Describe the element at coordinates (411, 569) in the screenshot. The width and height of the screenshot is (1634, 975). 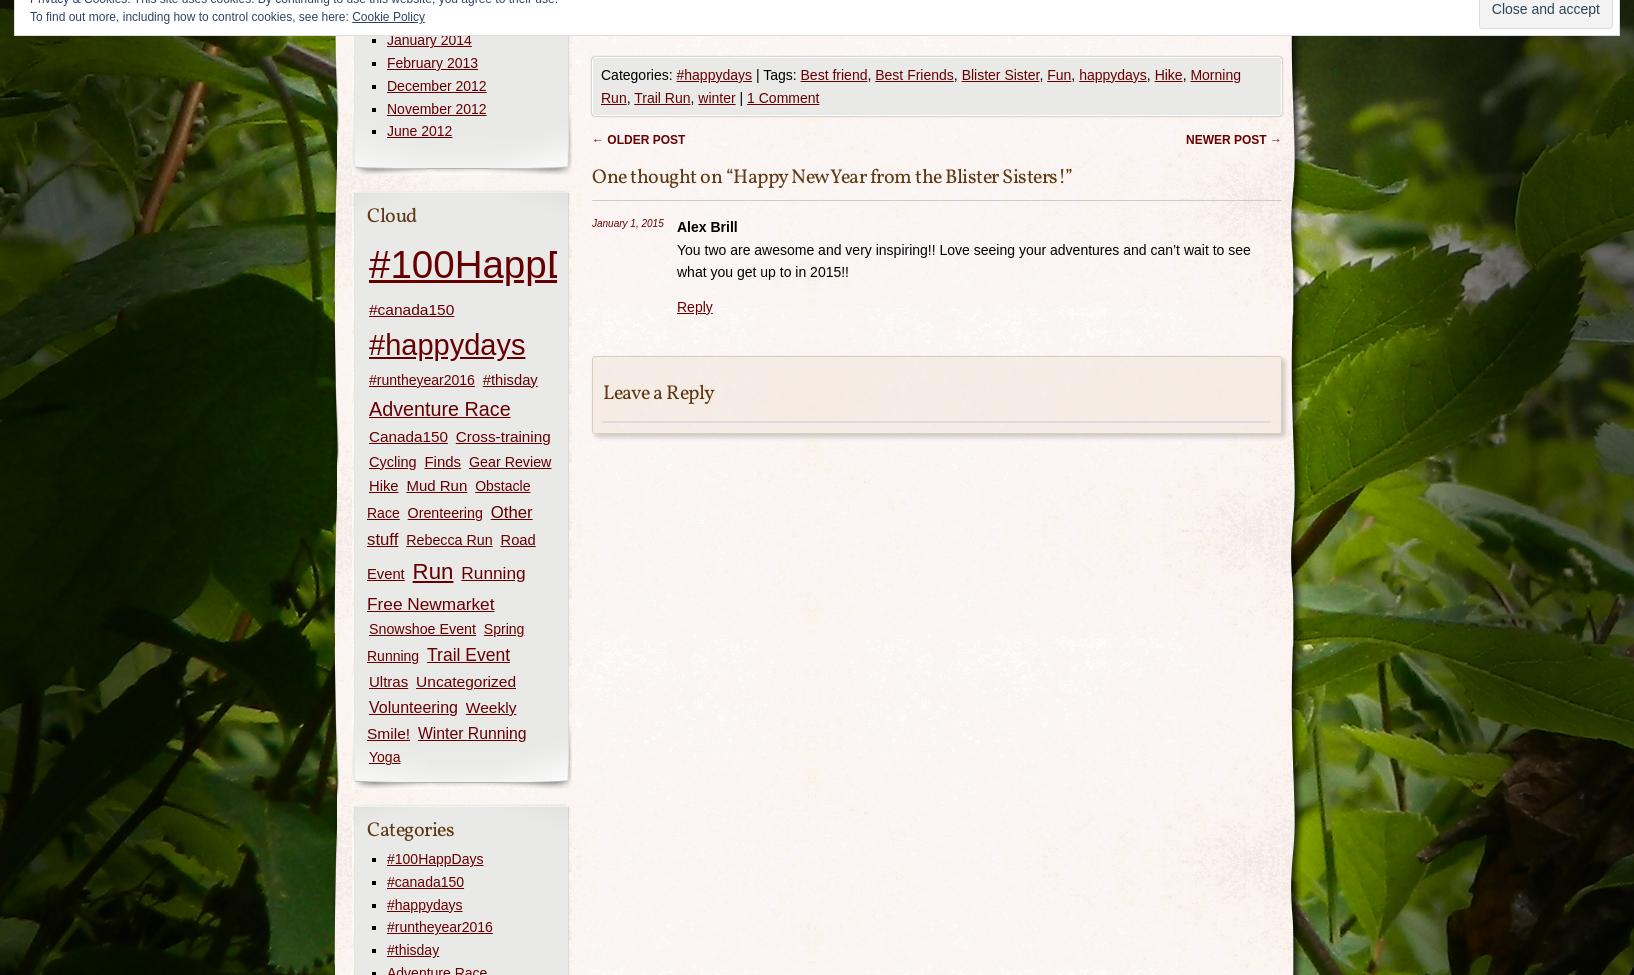
I see `'Run'` at that location.